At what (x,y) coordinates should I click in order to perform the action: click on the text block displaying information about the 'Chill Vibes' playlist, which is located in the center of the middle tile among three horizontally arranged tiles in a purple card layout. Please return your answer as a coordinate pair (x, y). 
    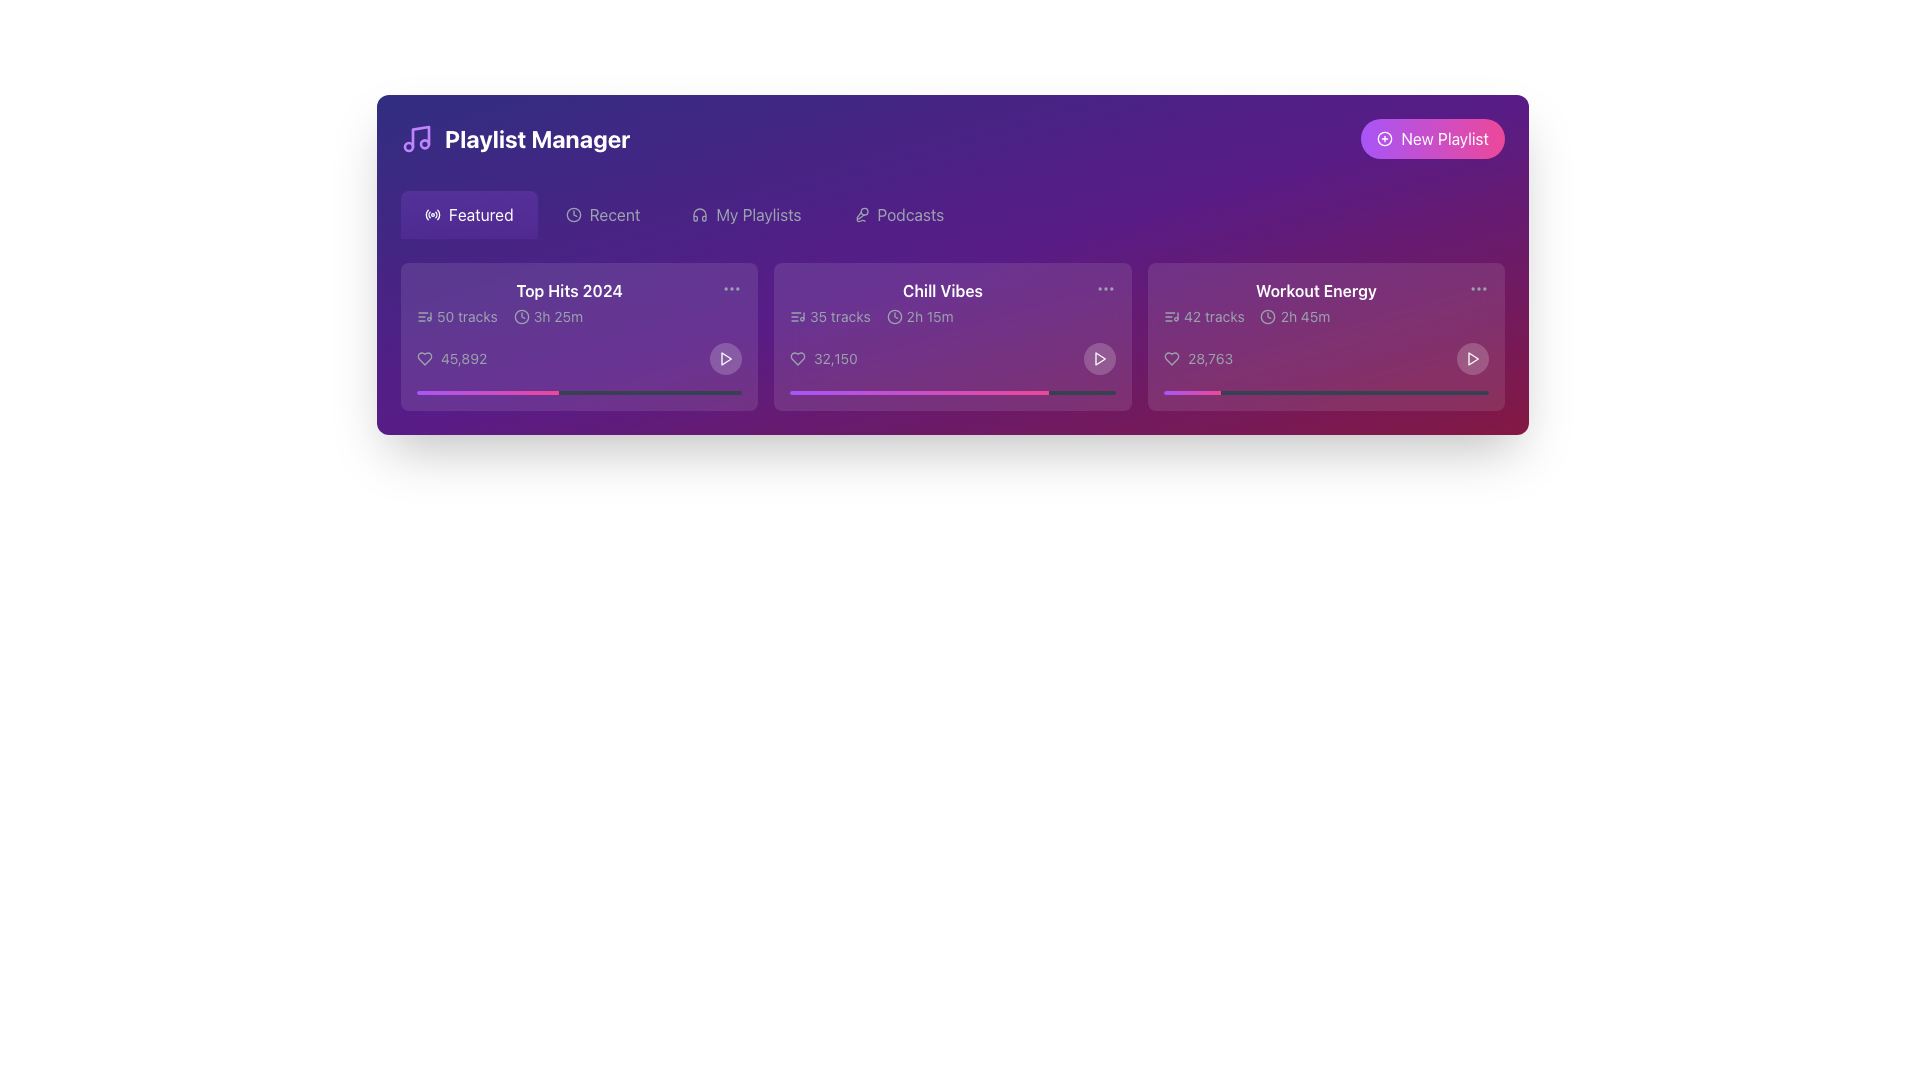
    Looking at the image, I should click on (941, 303).